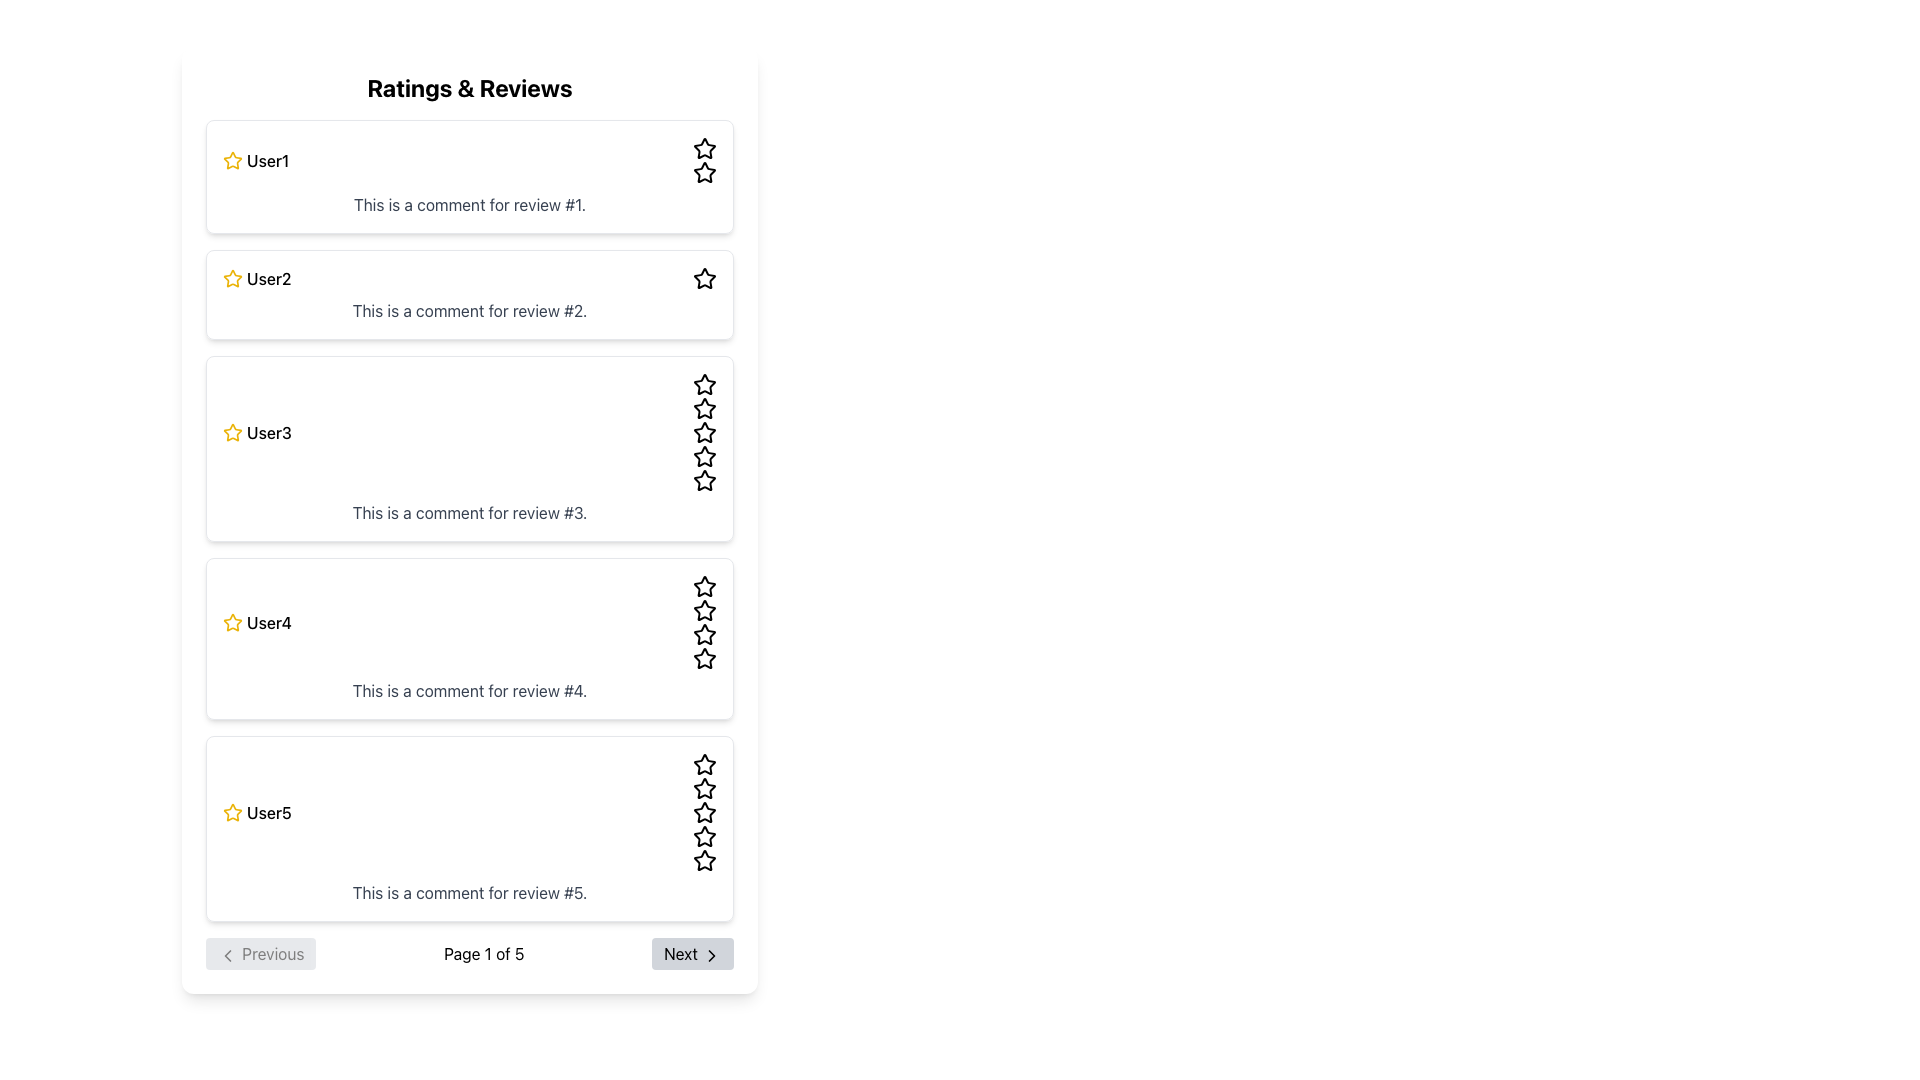  Describe the element at coordinates (233, 431) in the screenshot. I see `the yellow star icon located in the third review card adjacent to 'User3' to interact with the rating feature` at that location.